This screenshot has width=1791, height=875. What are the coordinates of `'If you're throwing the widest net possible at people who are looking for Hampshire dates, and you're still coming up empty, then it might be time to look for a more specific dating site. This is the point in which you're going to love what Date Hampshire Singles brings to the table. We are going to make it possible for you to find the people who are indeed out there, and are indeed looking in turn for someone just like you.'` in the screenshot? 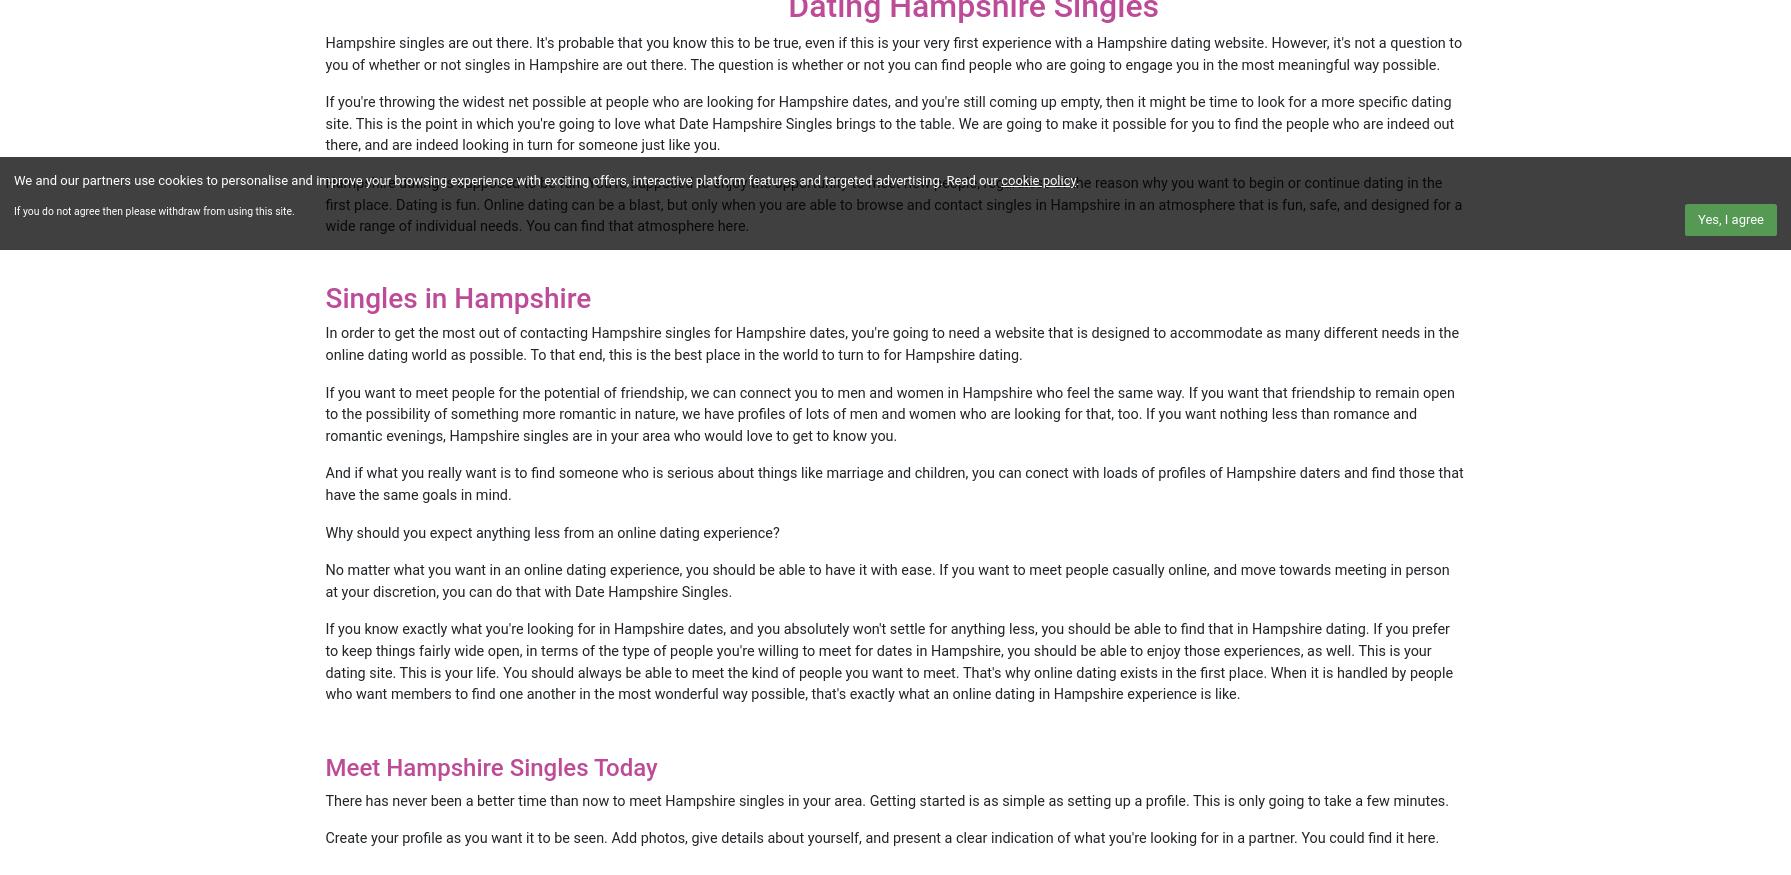 It's located at (889, 123).